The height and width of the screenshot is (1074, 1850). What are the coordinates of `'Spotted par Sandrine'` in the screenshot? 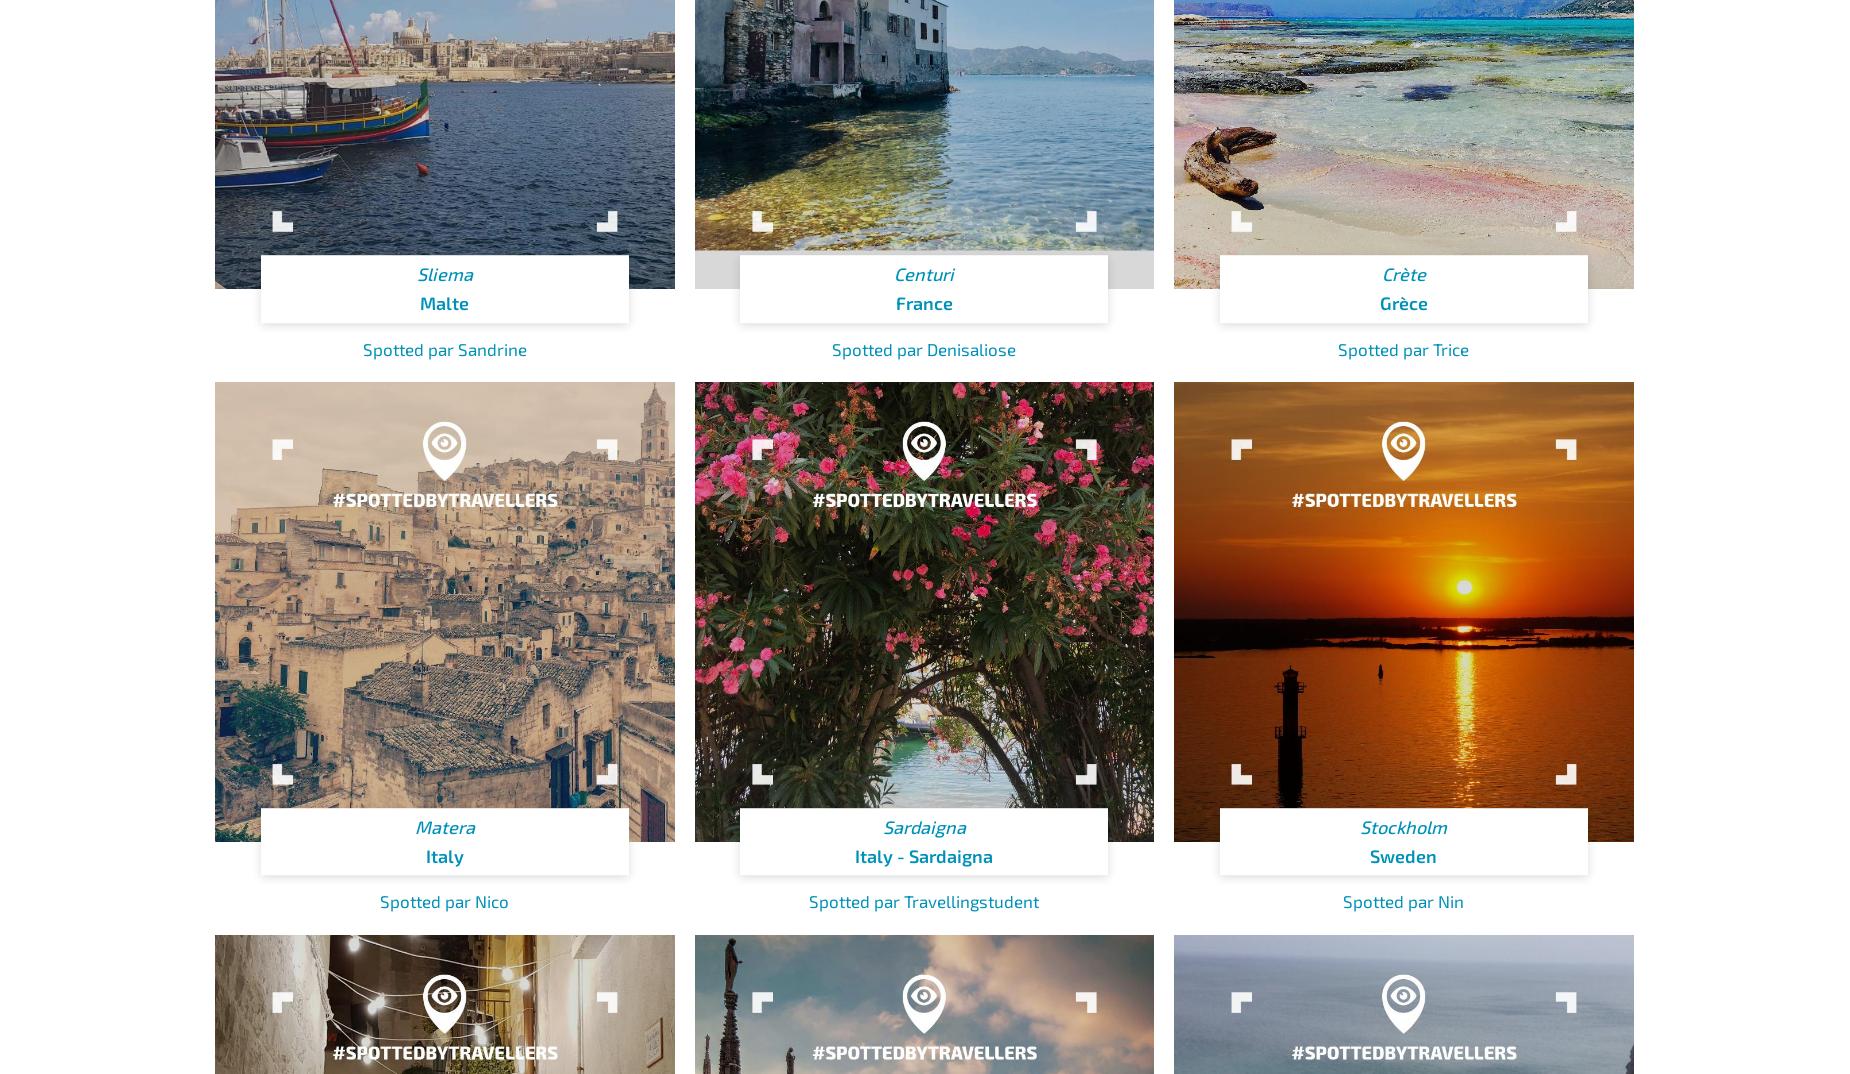 It's located at (443, 346).